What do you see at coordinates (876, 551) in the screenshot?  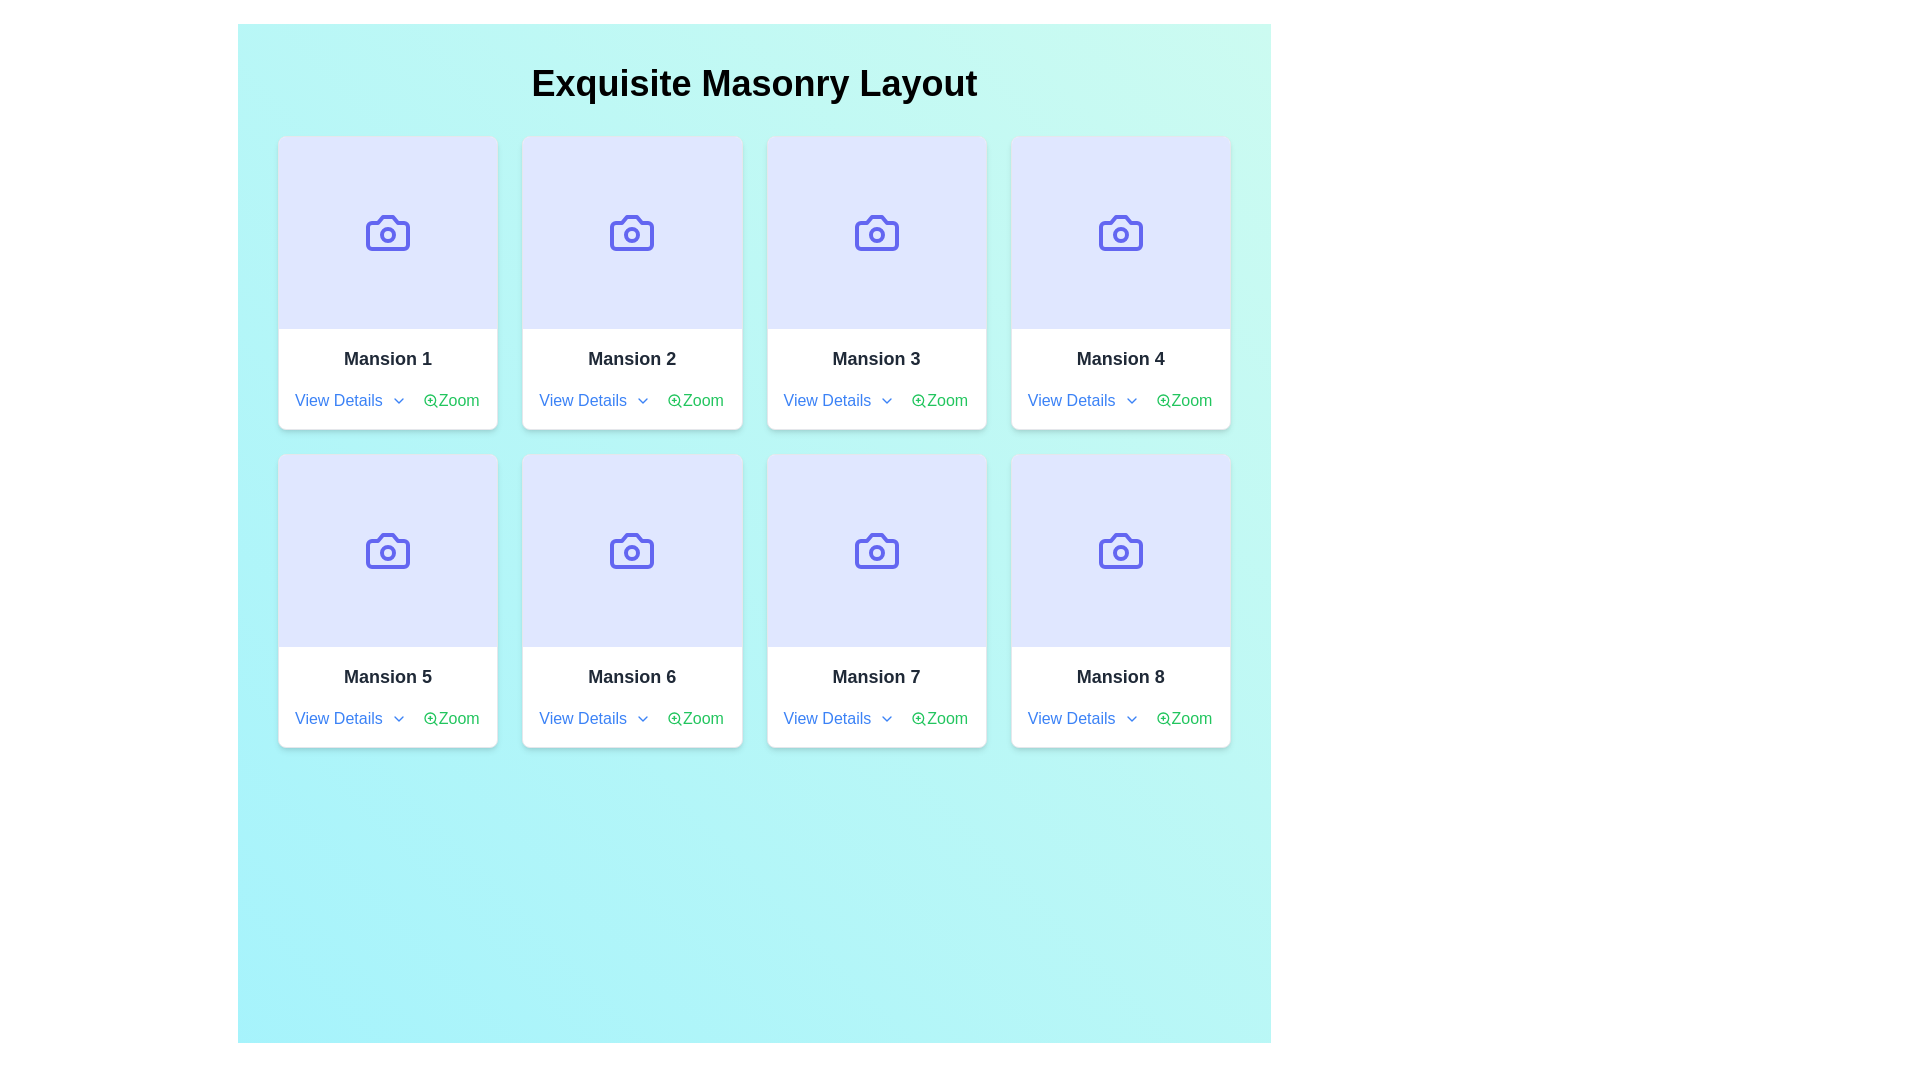 I see `the icon section representing the 'Mansion 7' card located in the second row, third column of the grid layout` at bounding box center [876, 551].